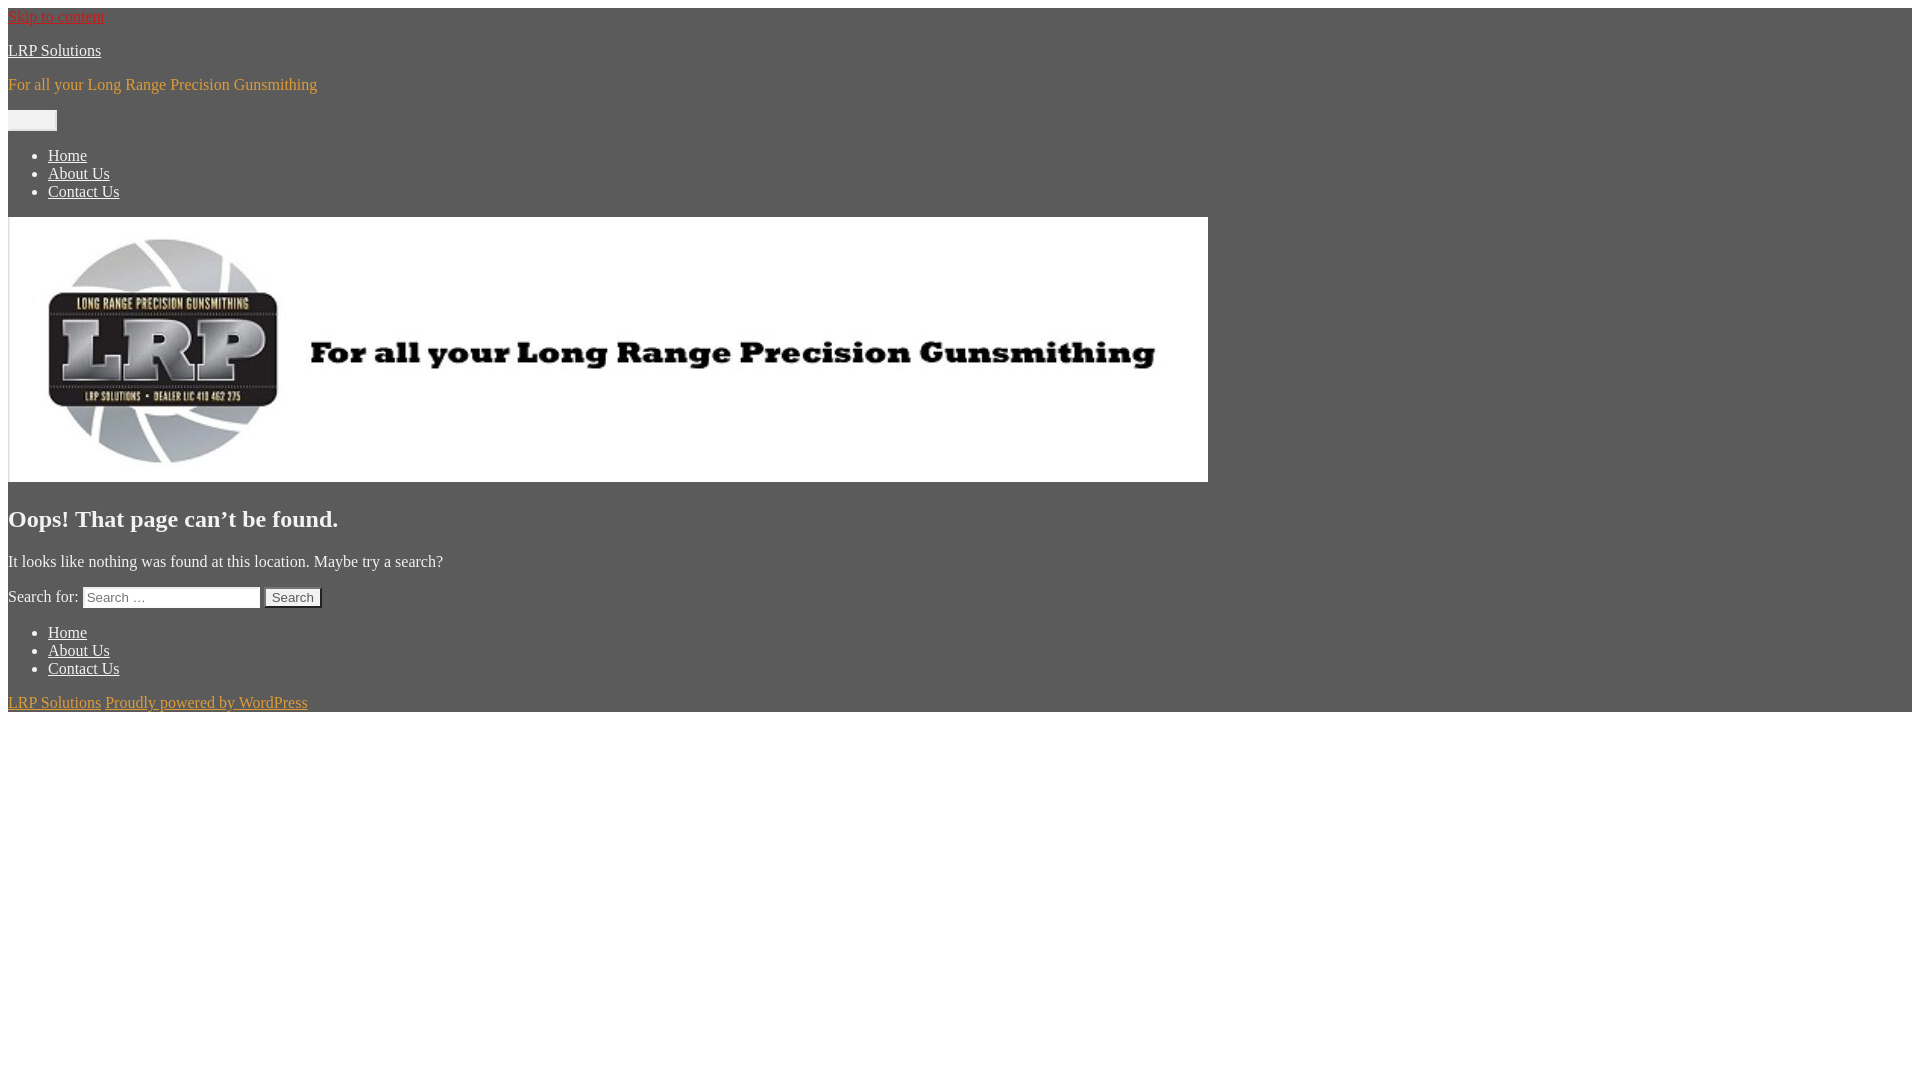  What do you see at coordinates (32, 120) in the screenshot?
I see `'Menu'` at bounding box center [32, 120].